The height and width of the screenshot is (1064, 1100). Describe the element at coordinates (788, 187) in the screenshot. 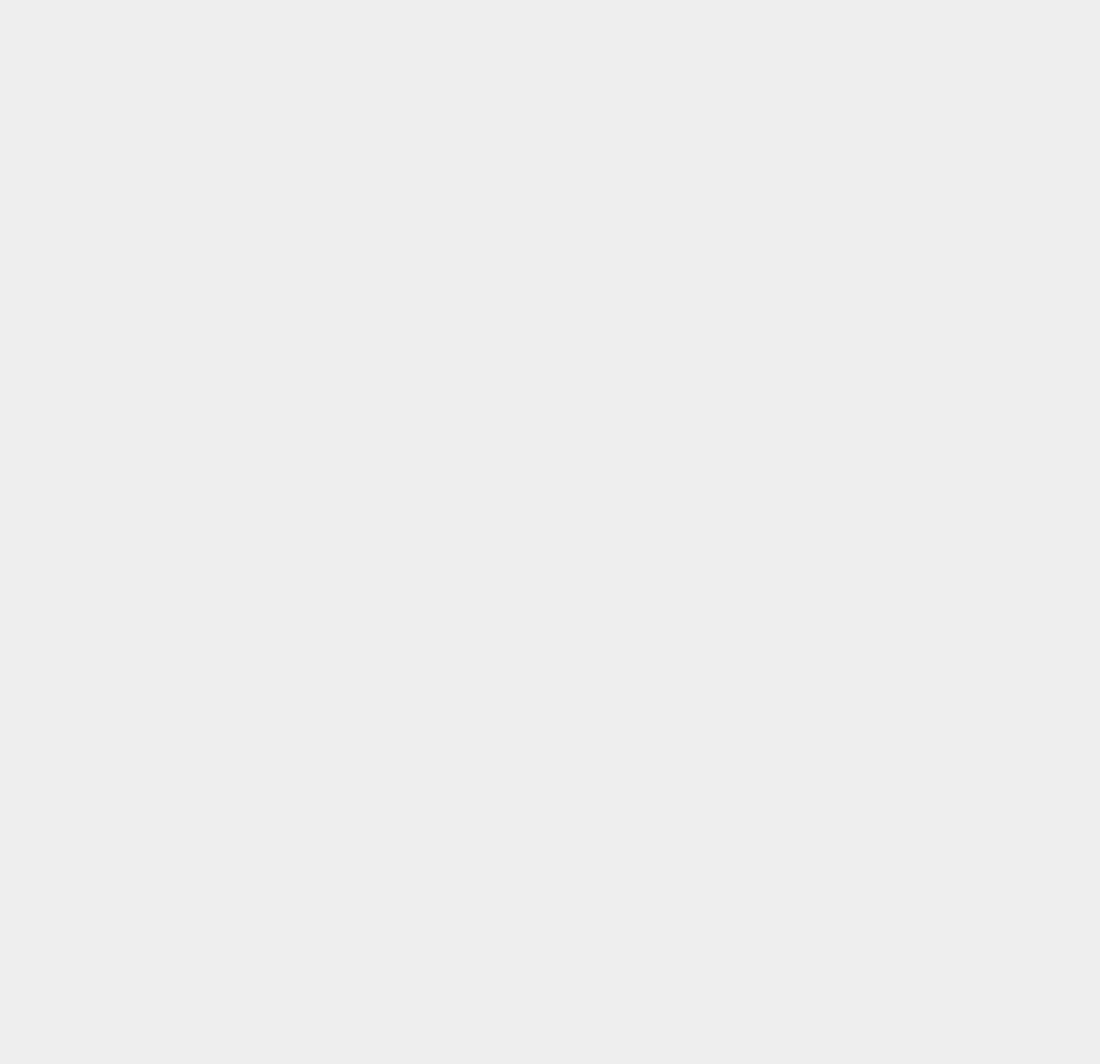

I see `'Ovi'` at that location.